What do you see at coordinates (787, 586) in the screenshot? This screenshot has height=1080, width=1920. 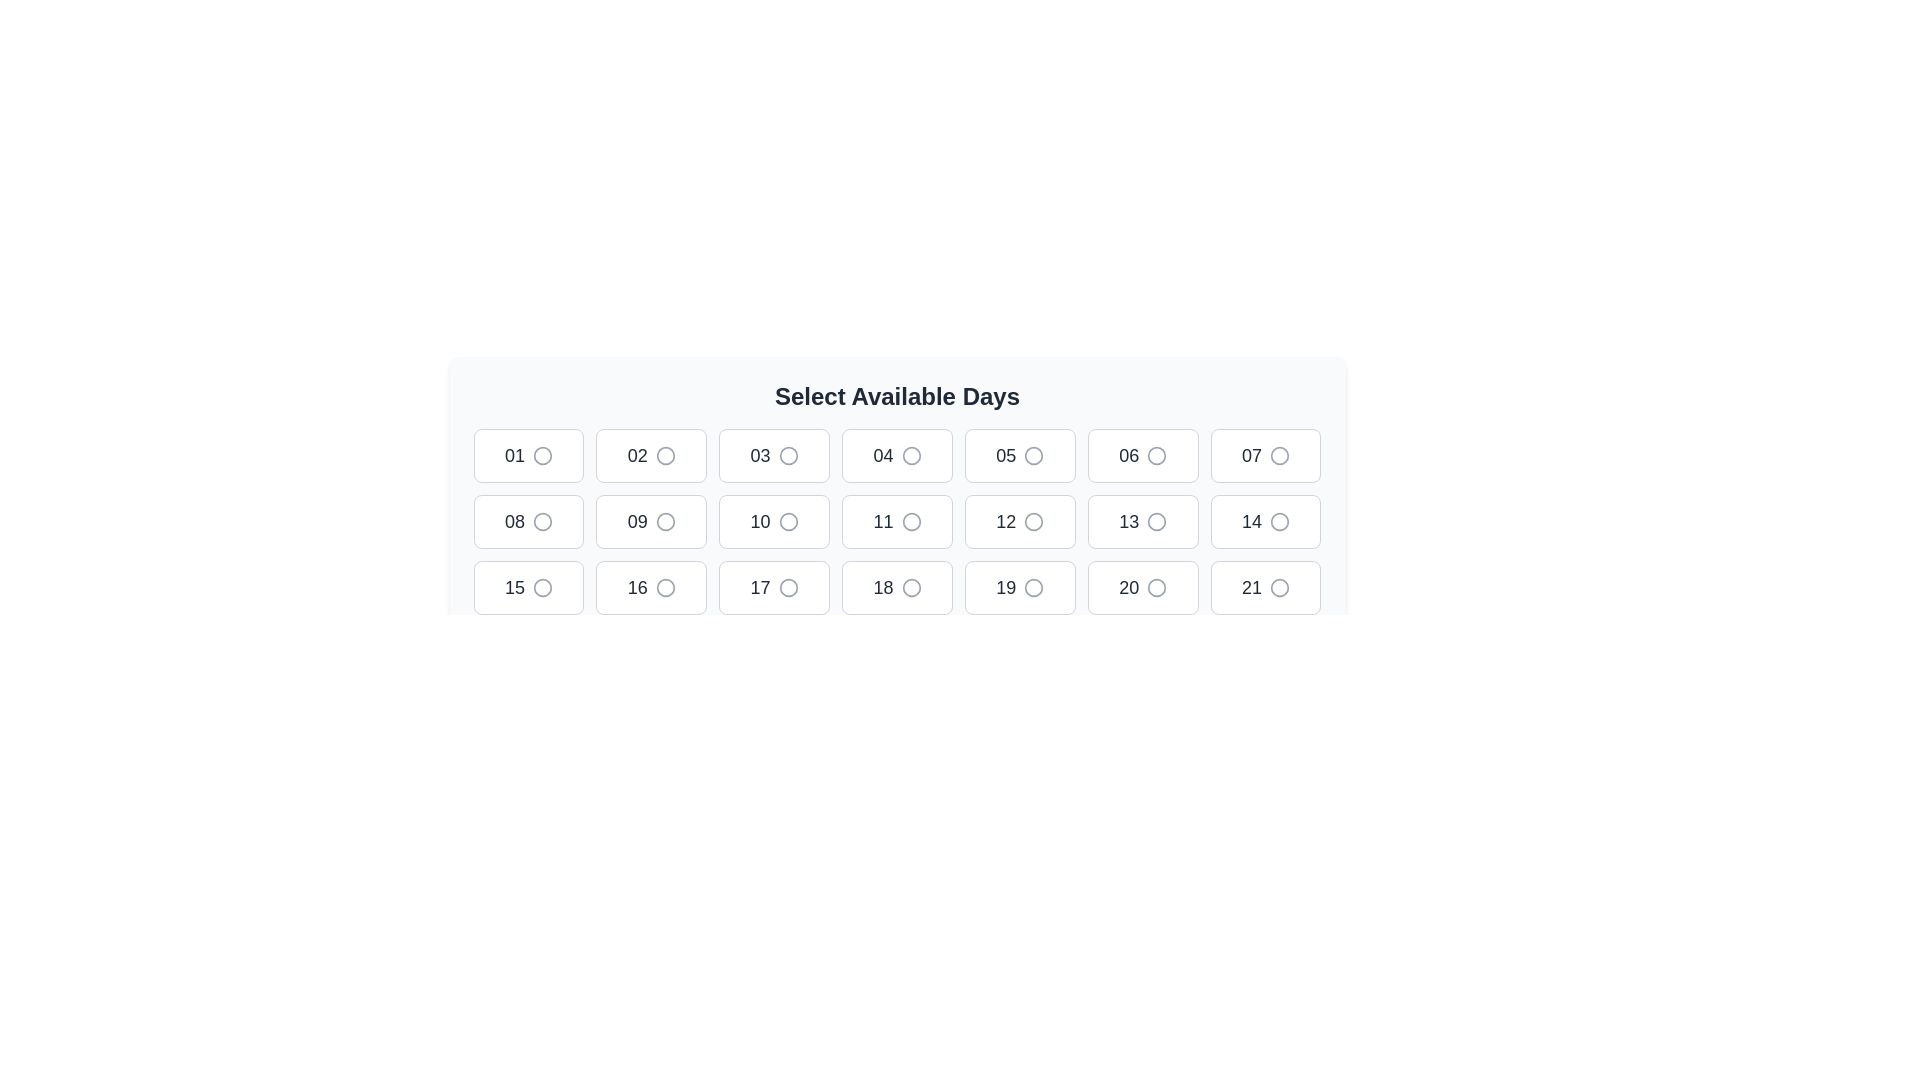 I see `the unselected radio button indicator located to the right of the number '17'` at bounding box center [787, 586].